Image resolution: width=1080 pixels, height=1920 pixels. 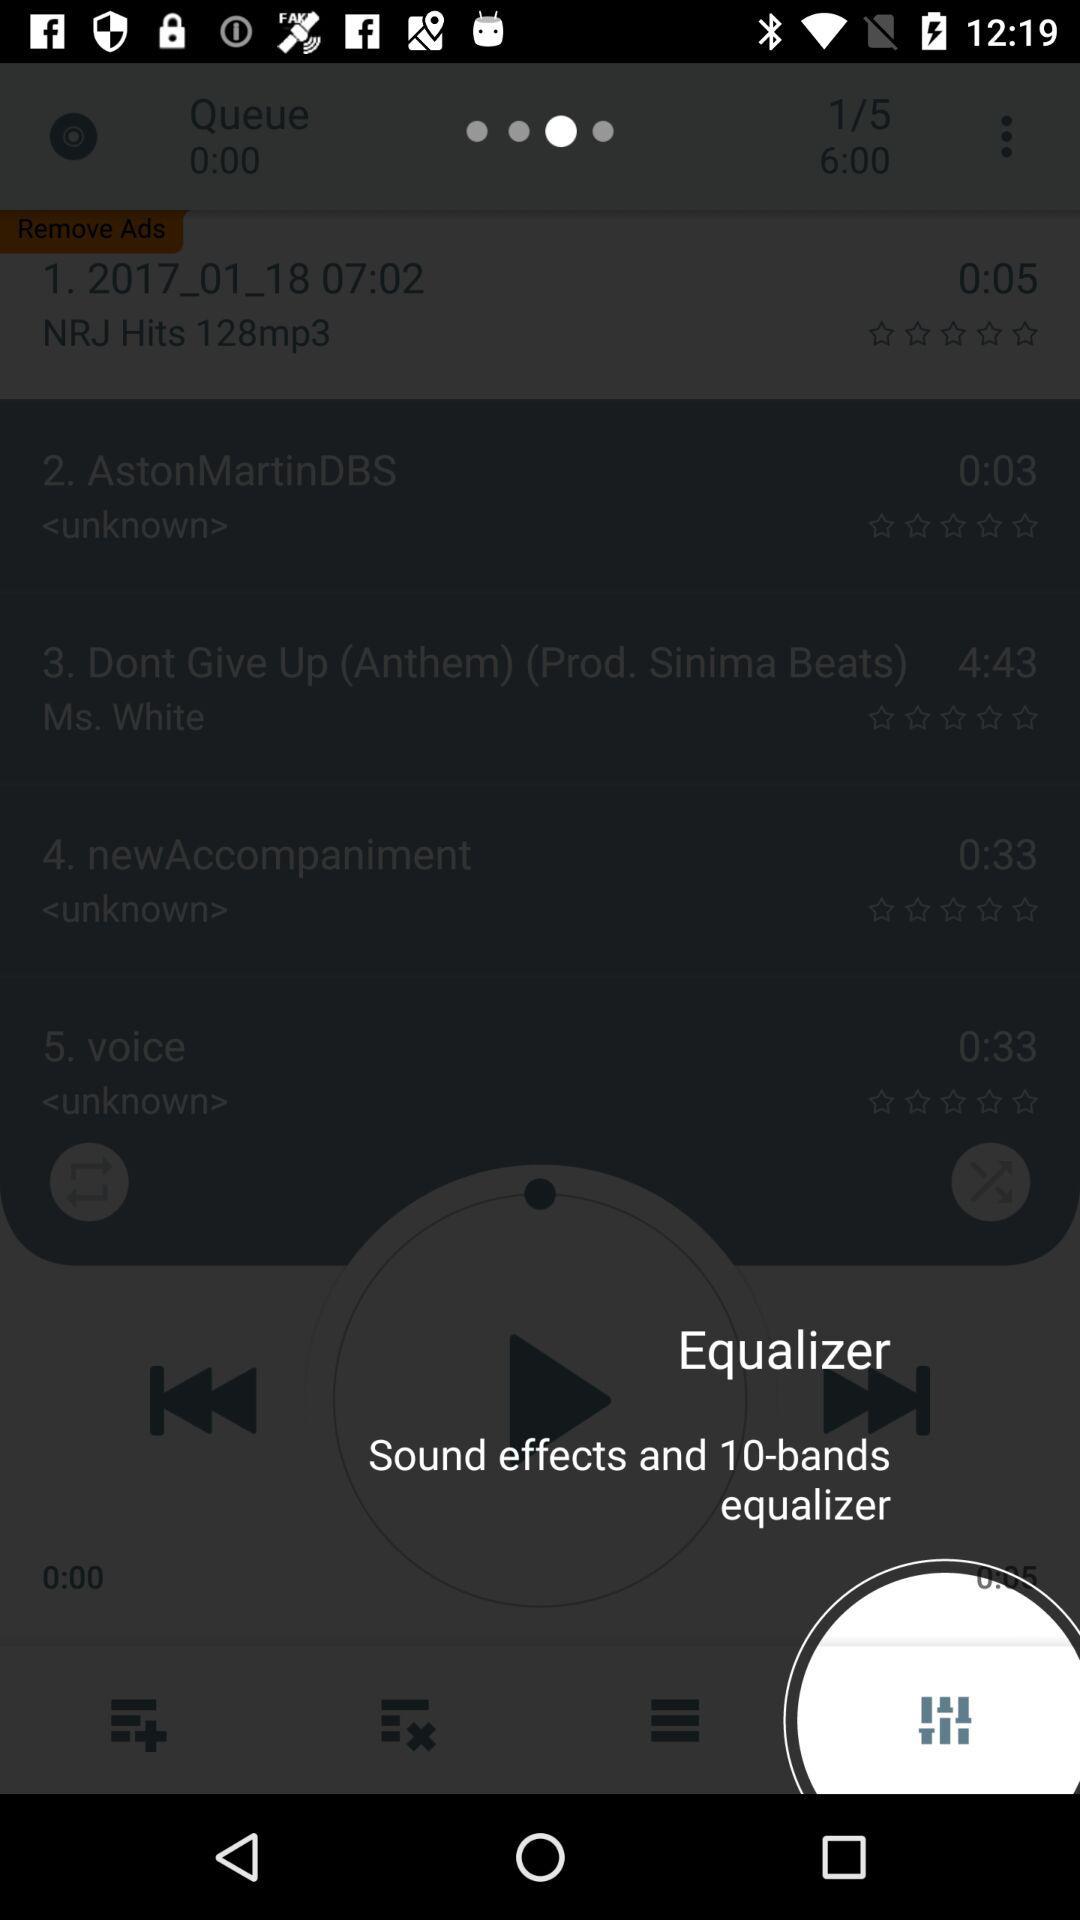 I want to click on the skip_next icon, so click(x=875, y=1399).